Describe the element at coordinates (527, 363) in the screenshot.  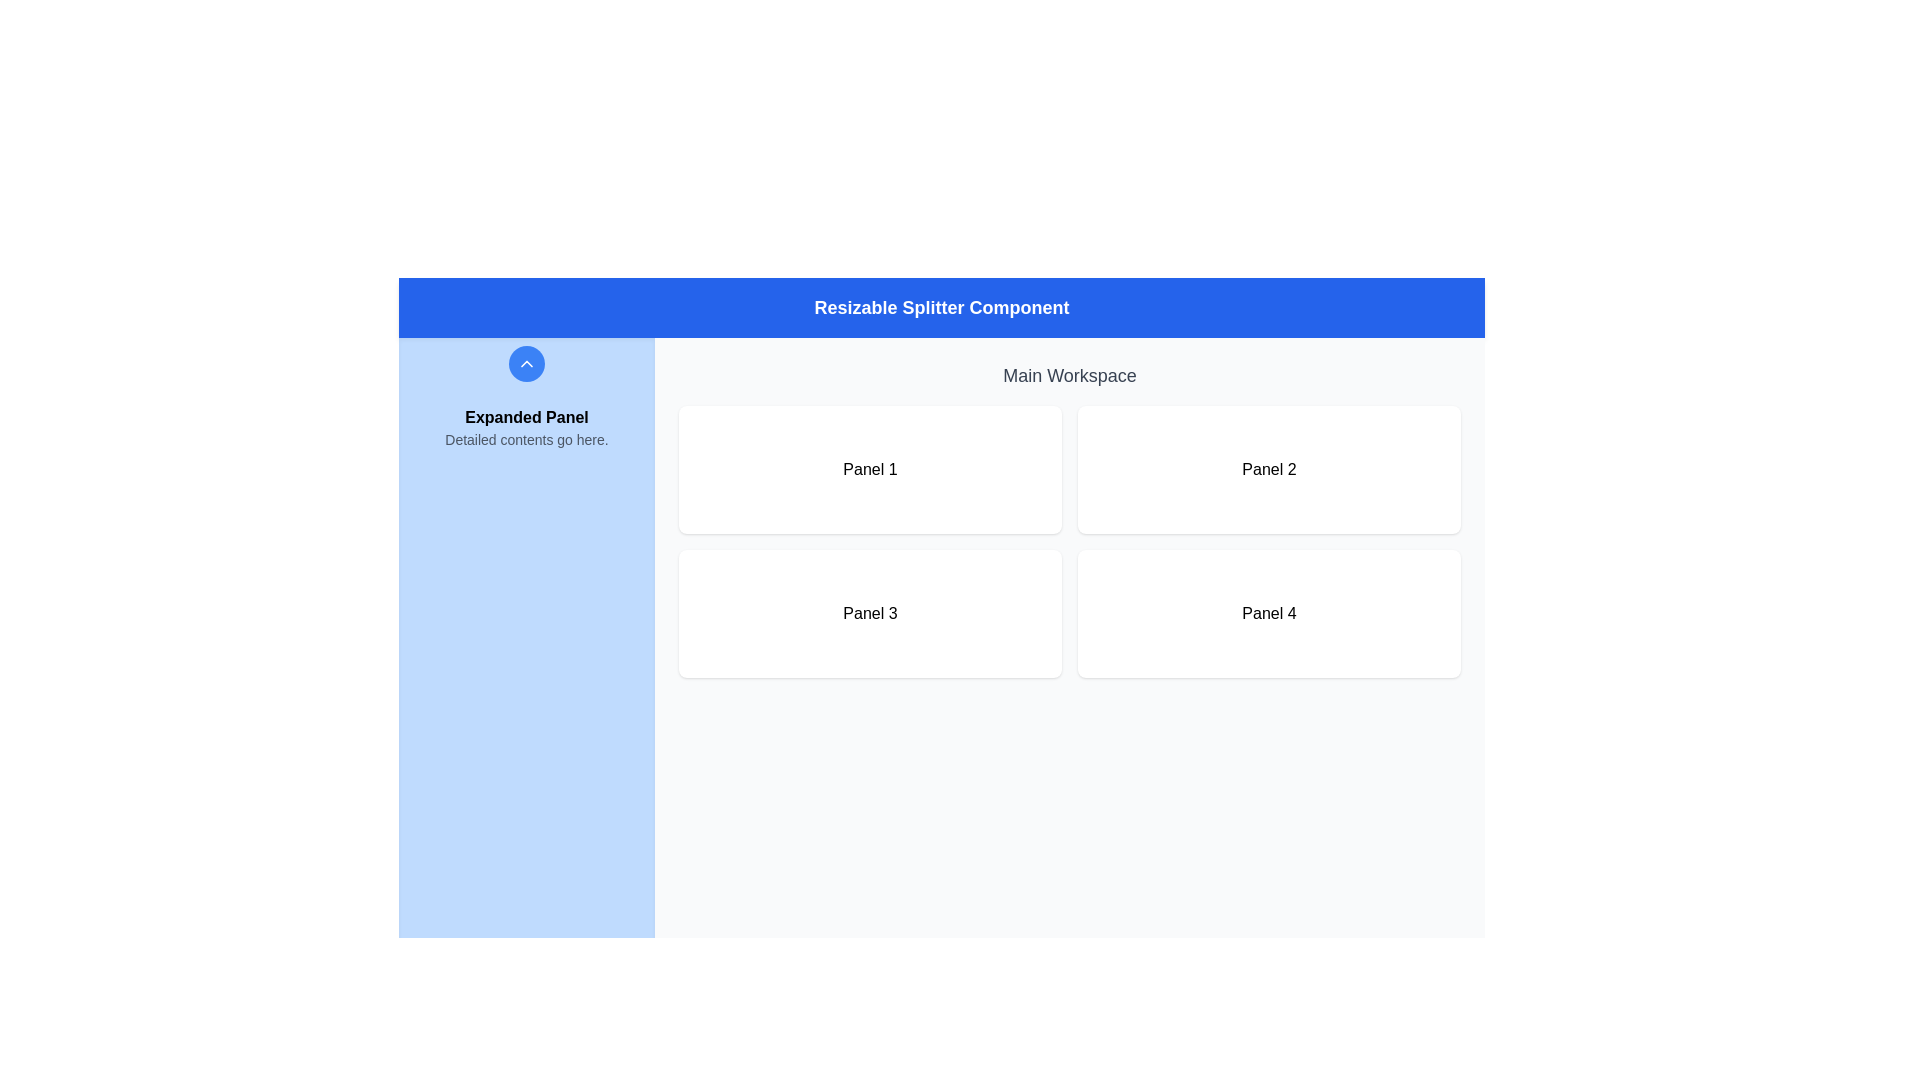
I see `the button with an icon` at that location.